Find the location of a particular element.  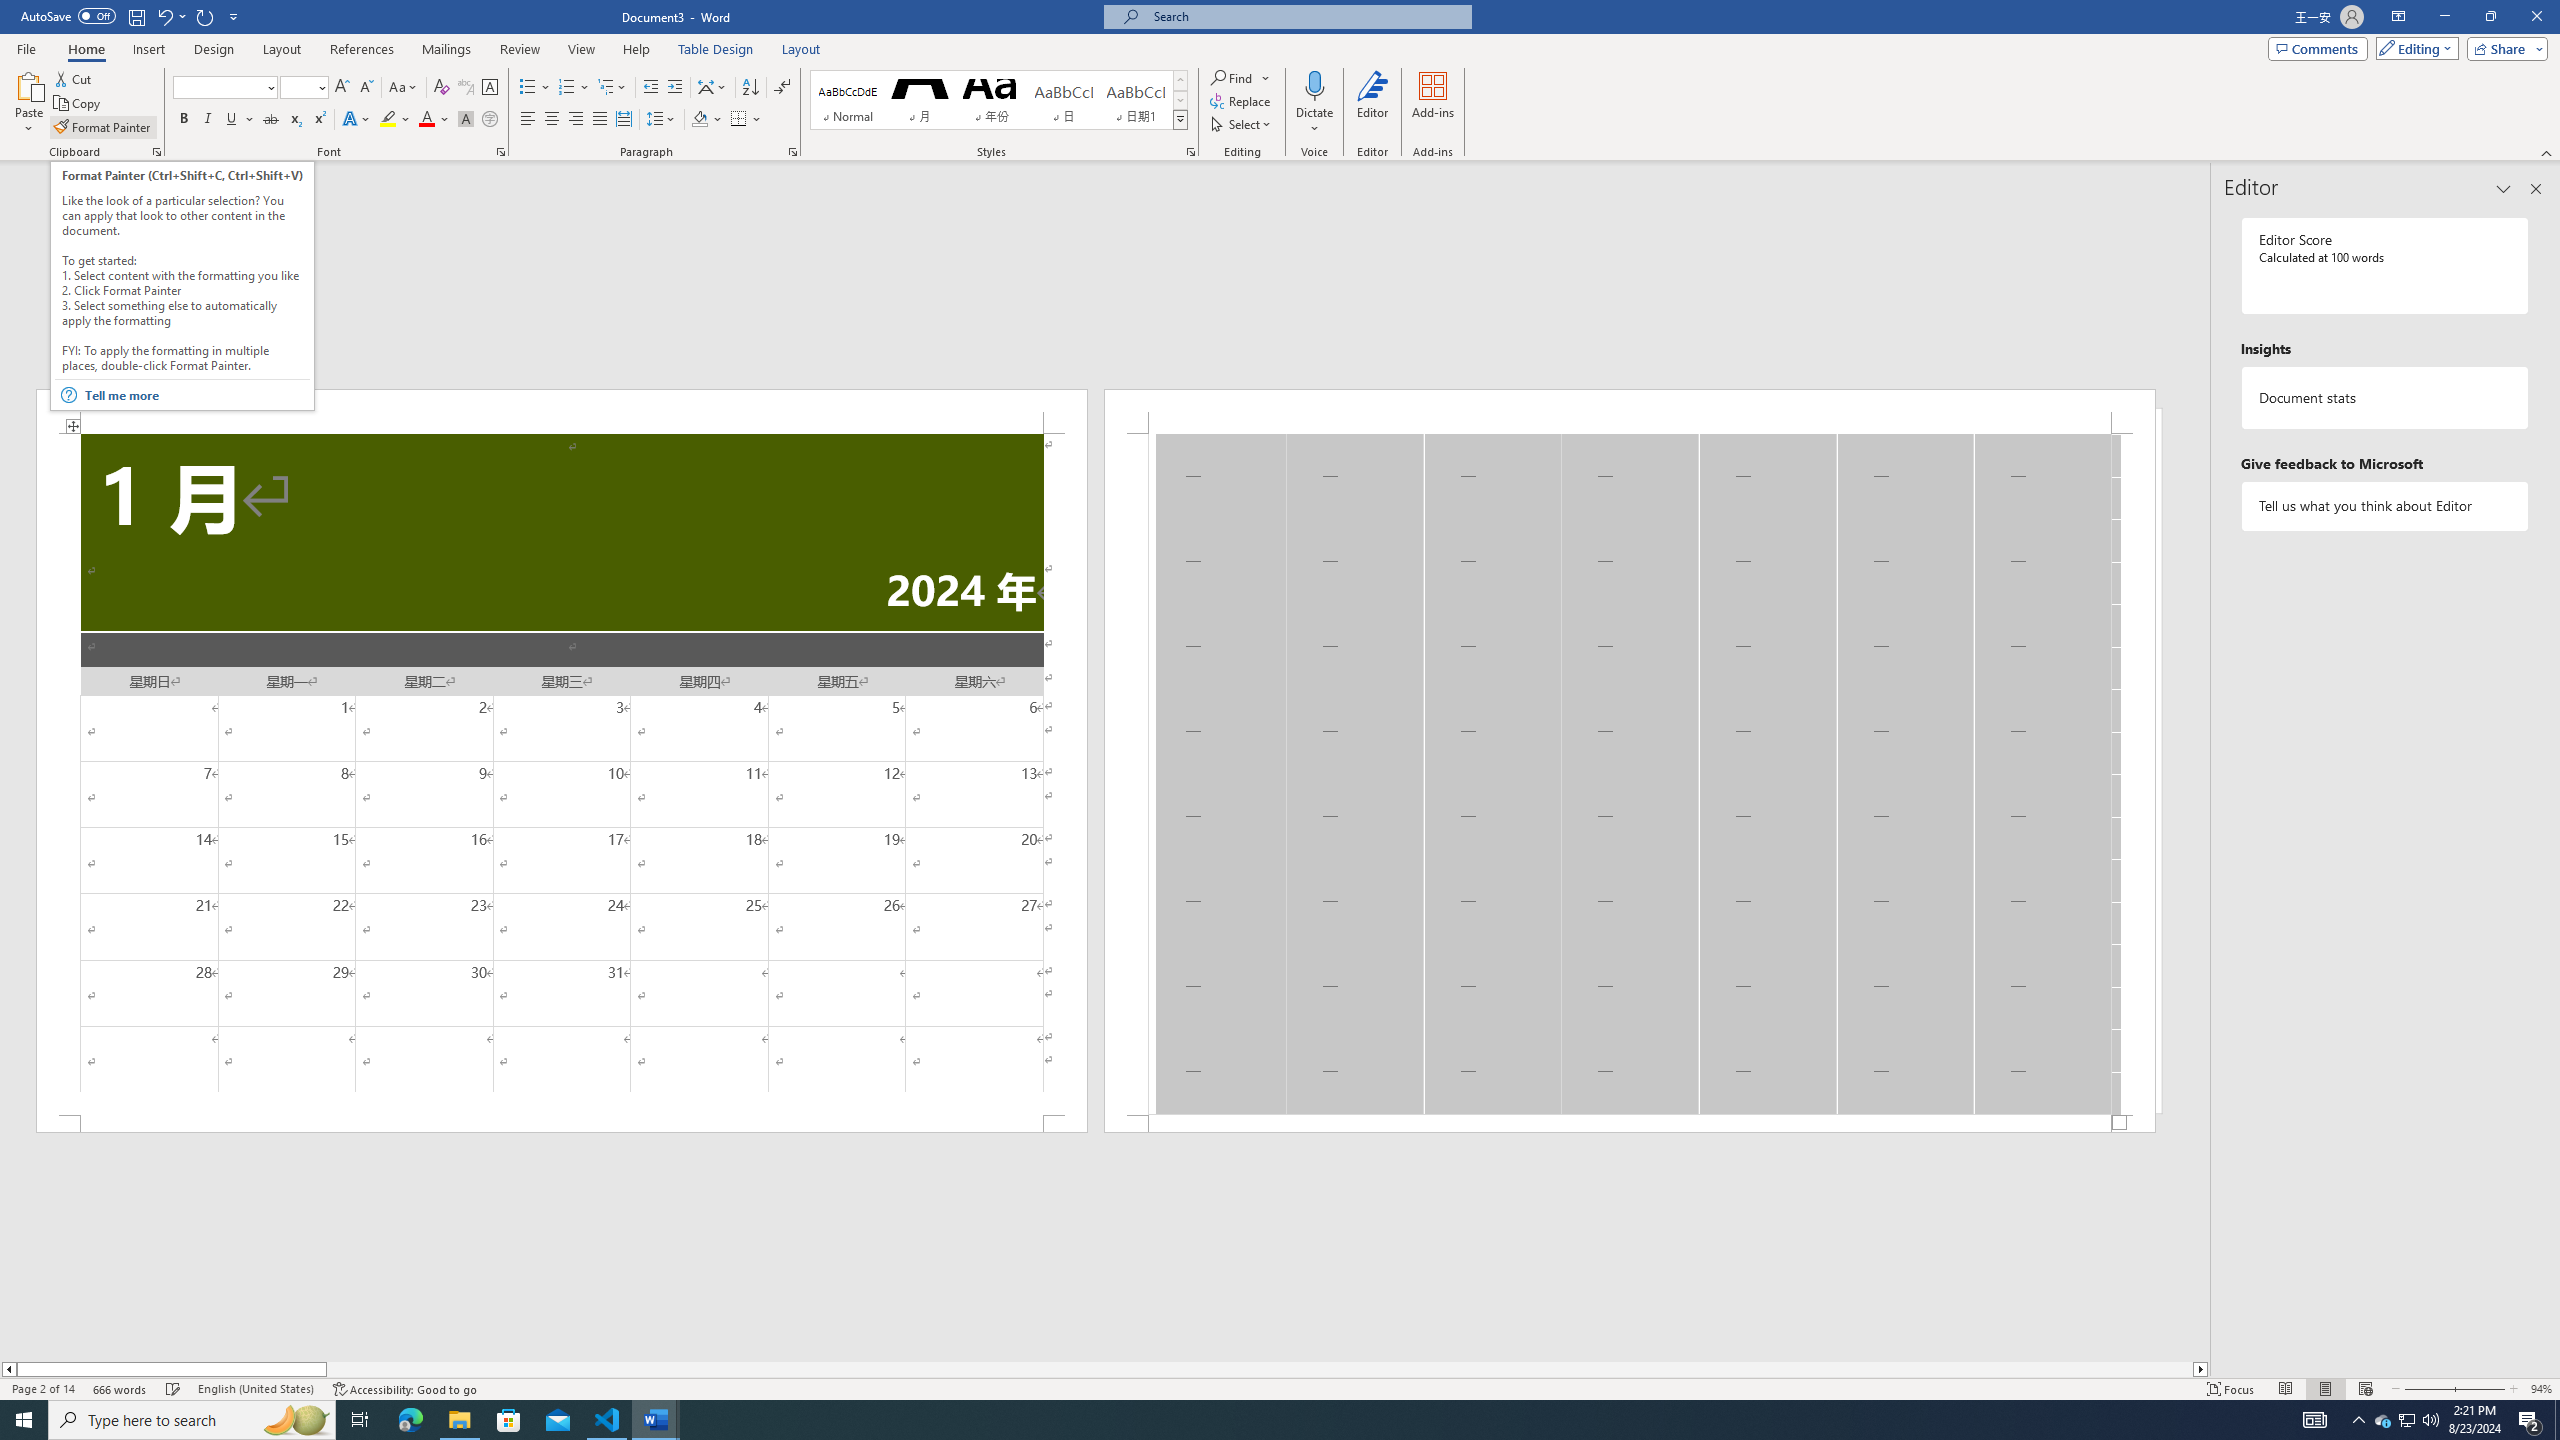

'Editor' is located at coordinates (1373, 103).